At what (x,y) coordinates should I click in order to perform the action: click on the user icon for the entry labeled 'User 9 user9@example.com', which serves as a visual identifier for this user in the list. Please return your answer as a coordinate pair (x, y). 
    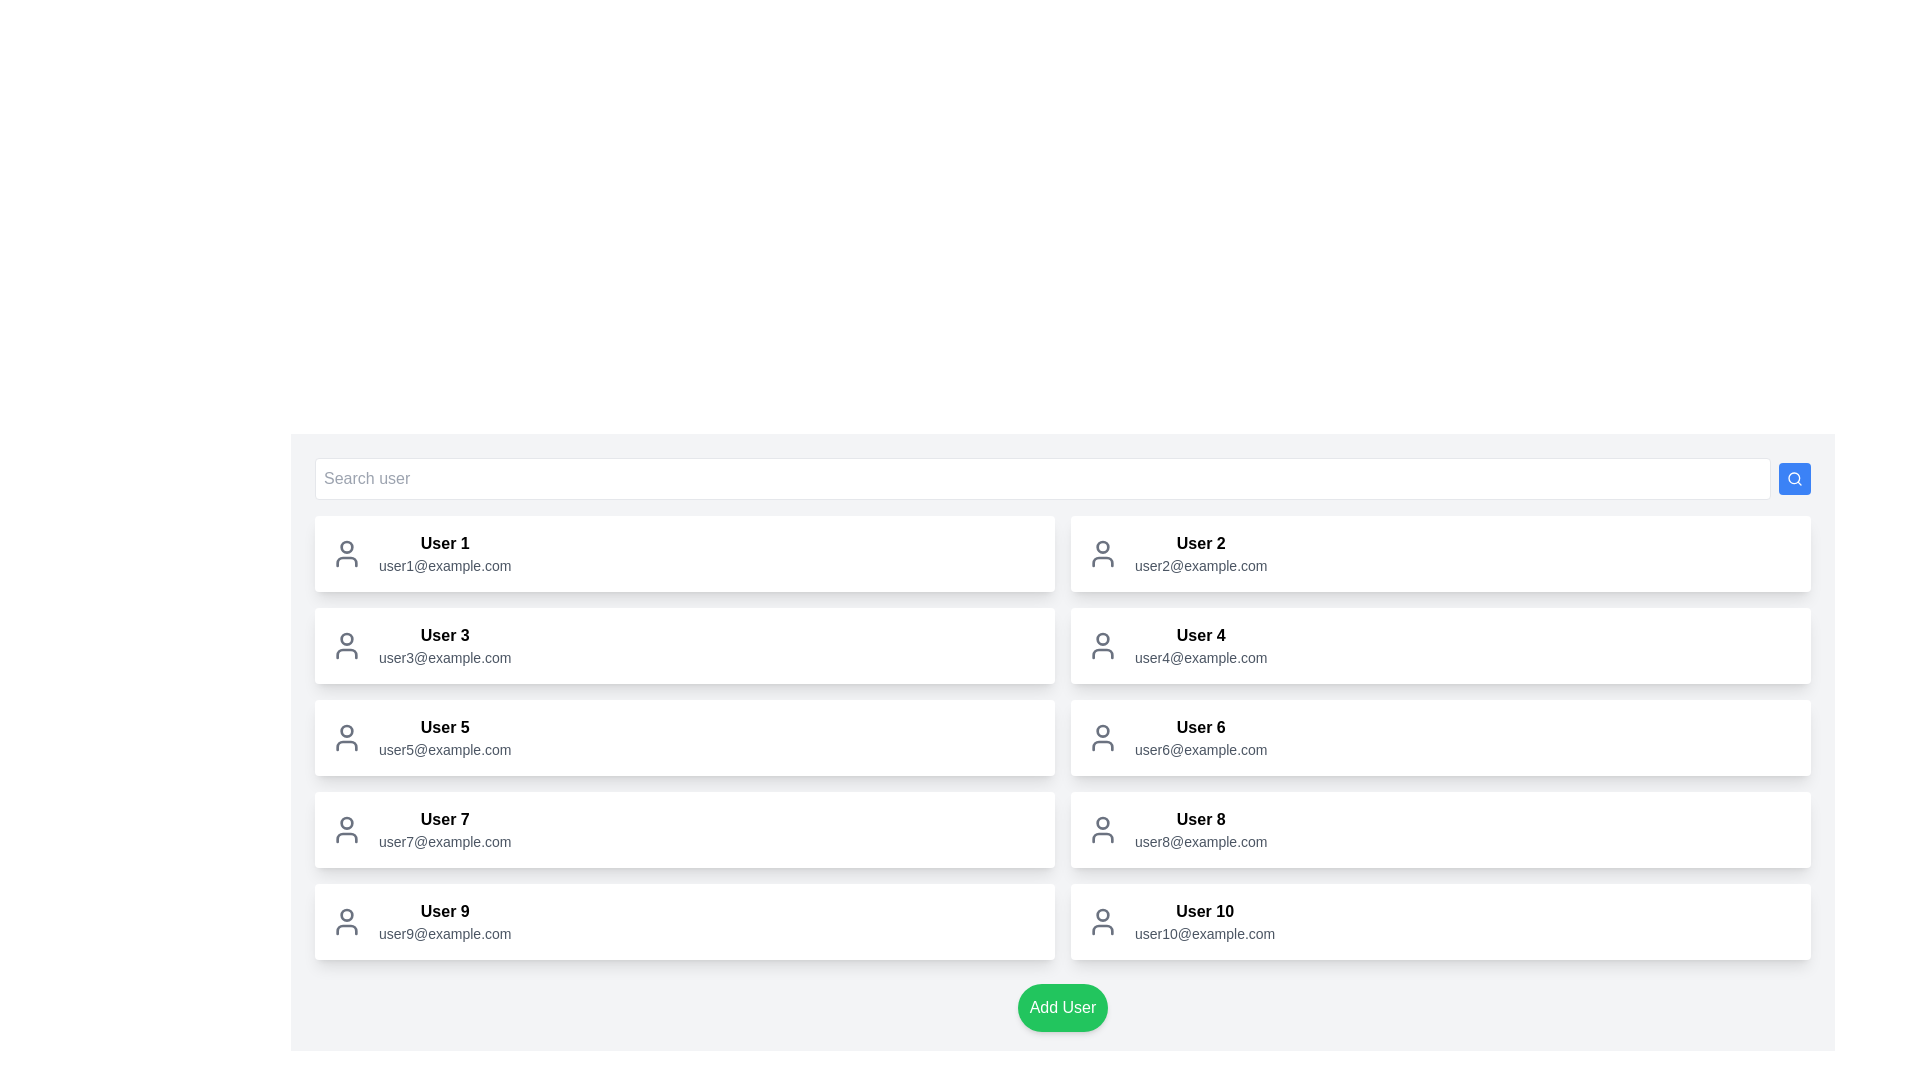
    Looking at the image, I should click on (346, 921).